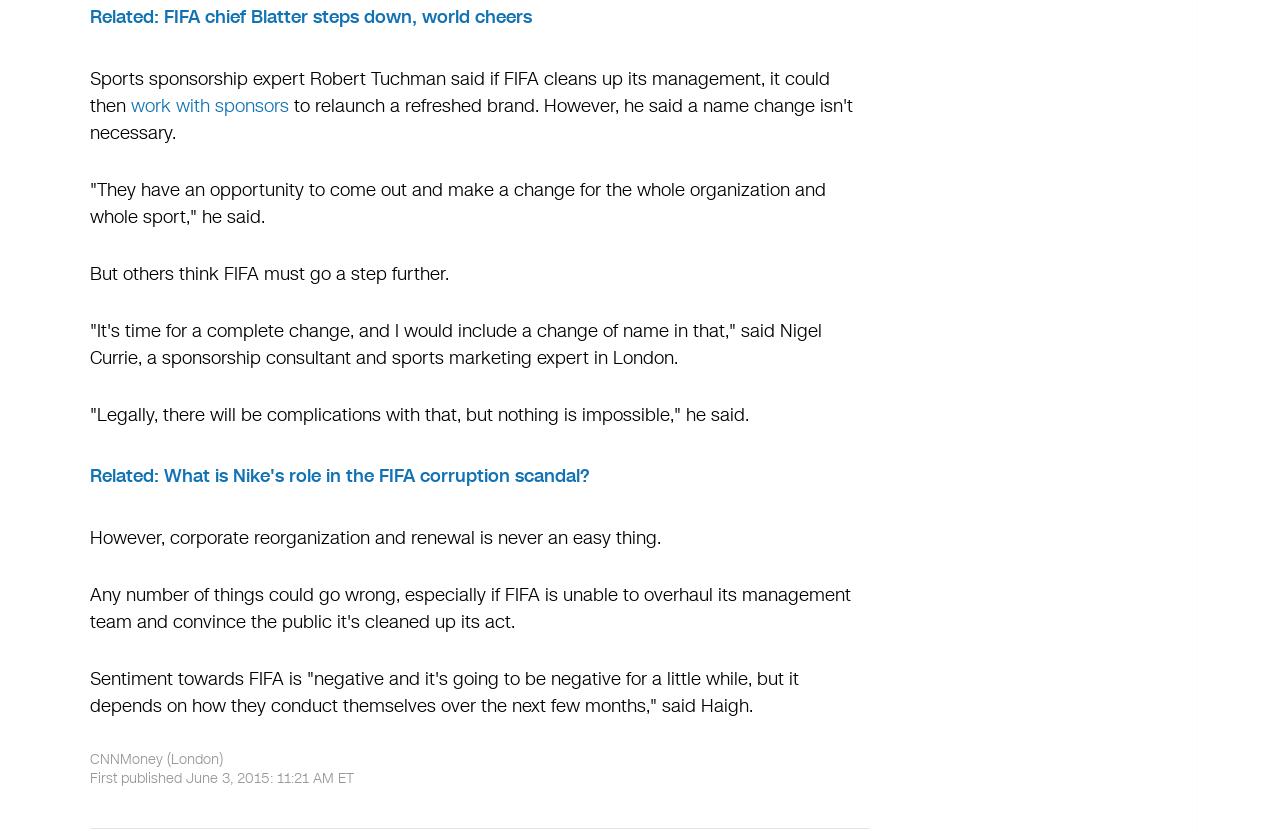 Image resolution: width=1280 pixels, height=832 pixels. What do you see at coordinates (268, 272) in the screenshot?
I see `'But others think FIFA must go a step further.'` at bounding box center [268, 272].